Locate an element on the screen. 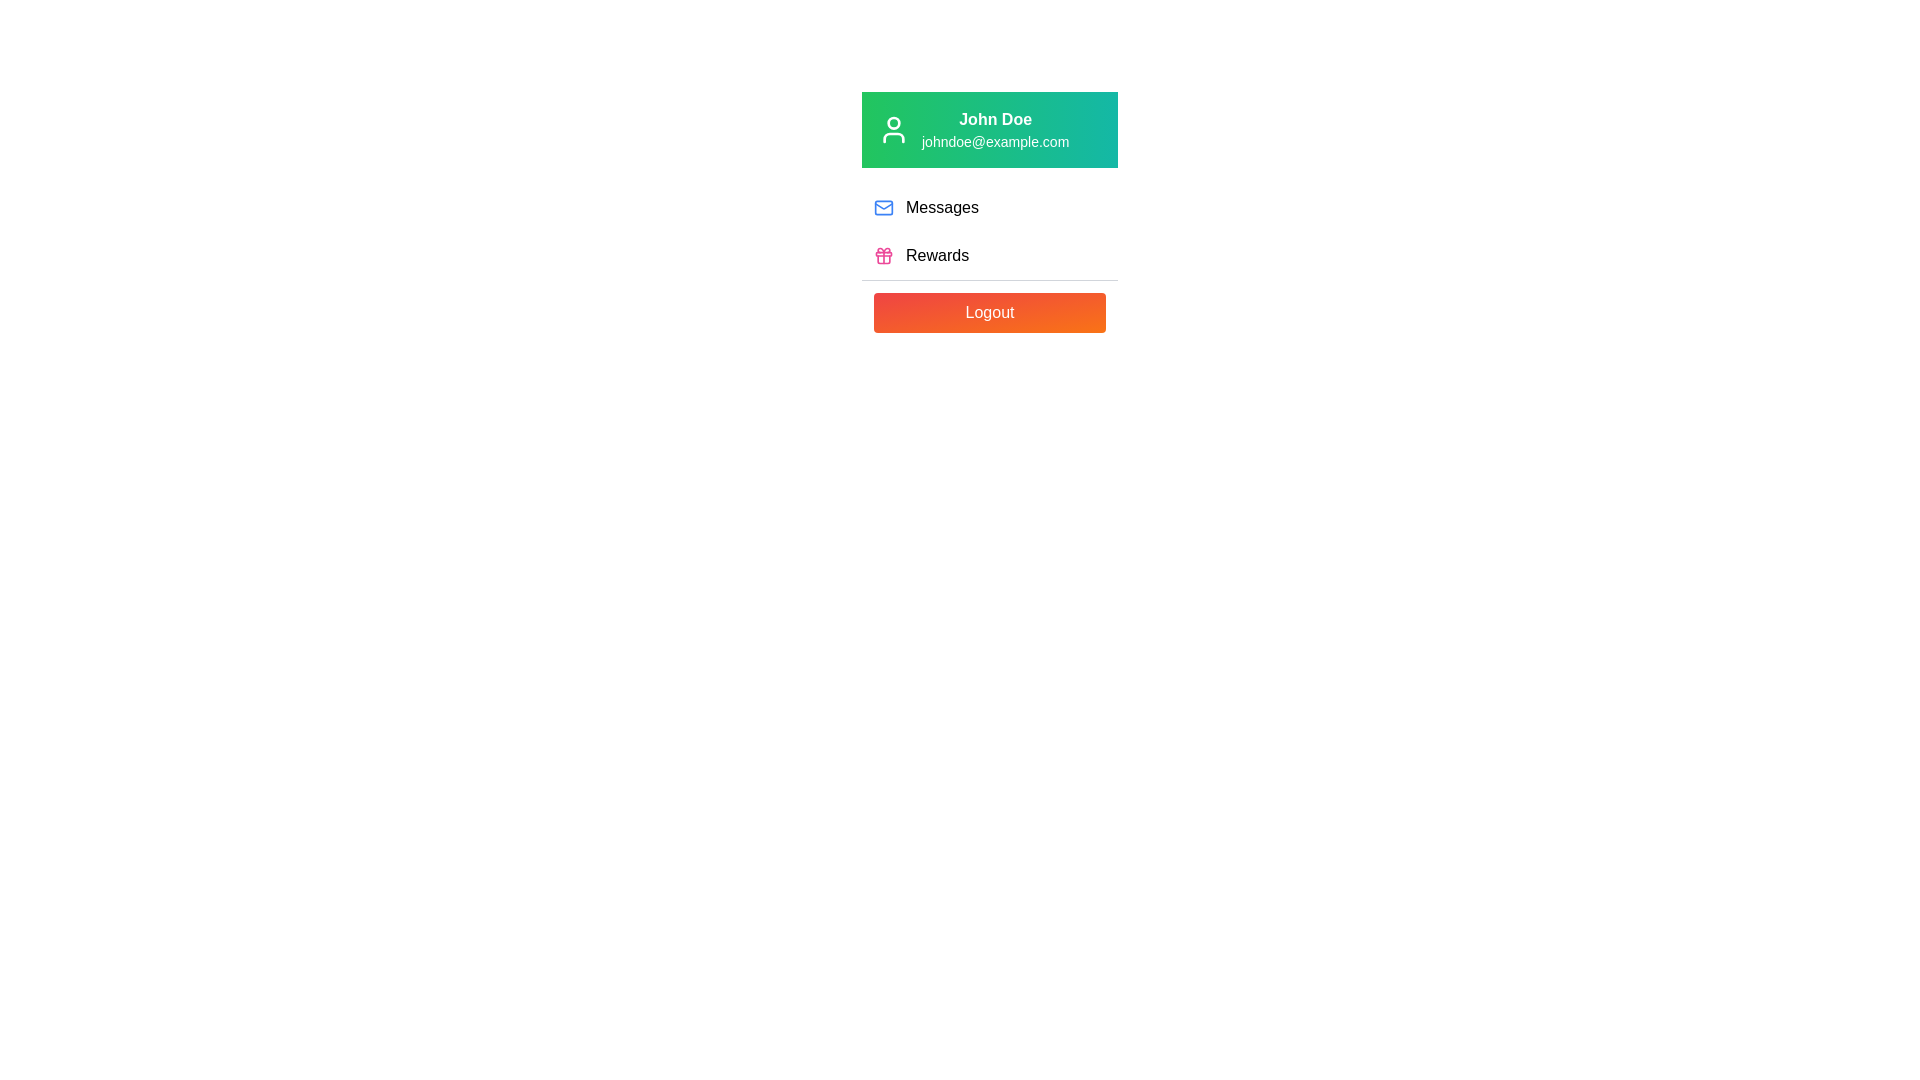  the 'Messages' text label, which is positioned next is located at coordinates (941, 208).